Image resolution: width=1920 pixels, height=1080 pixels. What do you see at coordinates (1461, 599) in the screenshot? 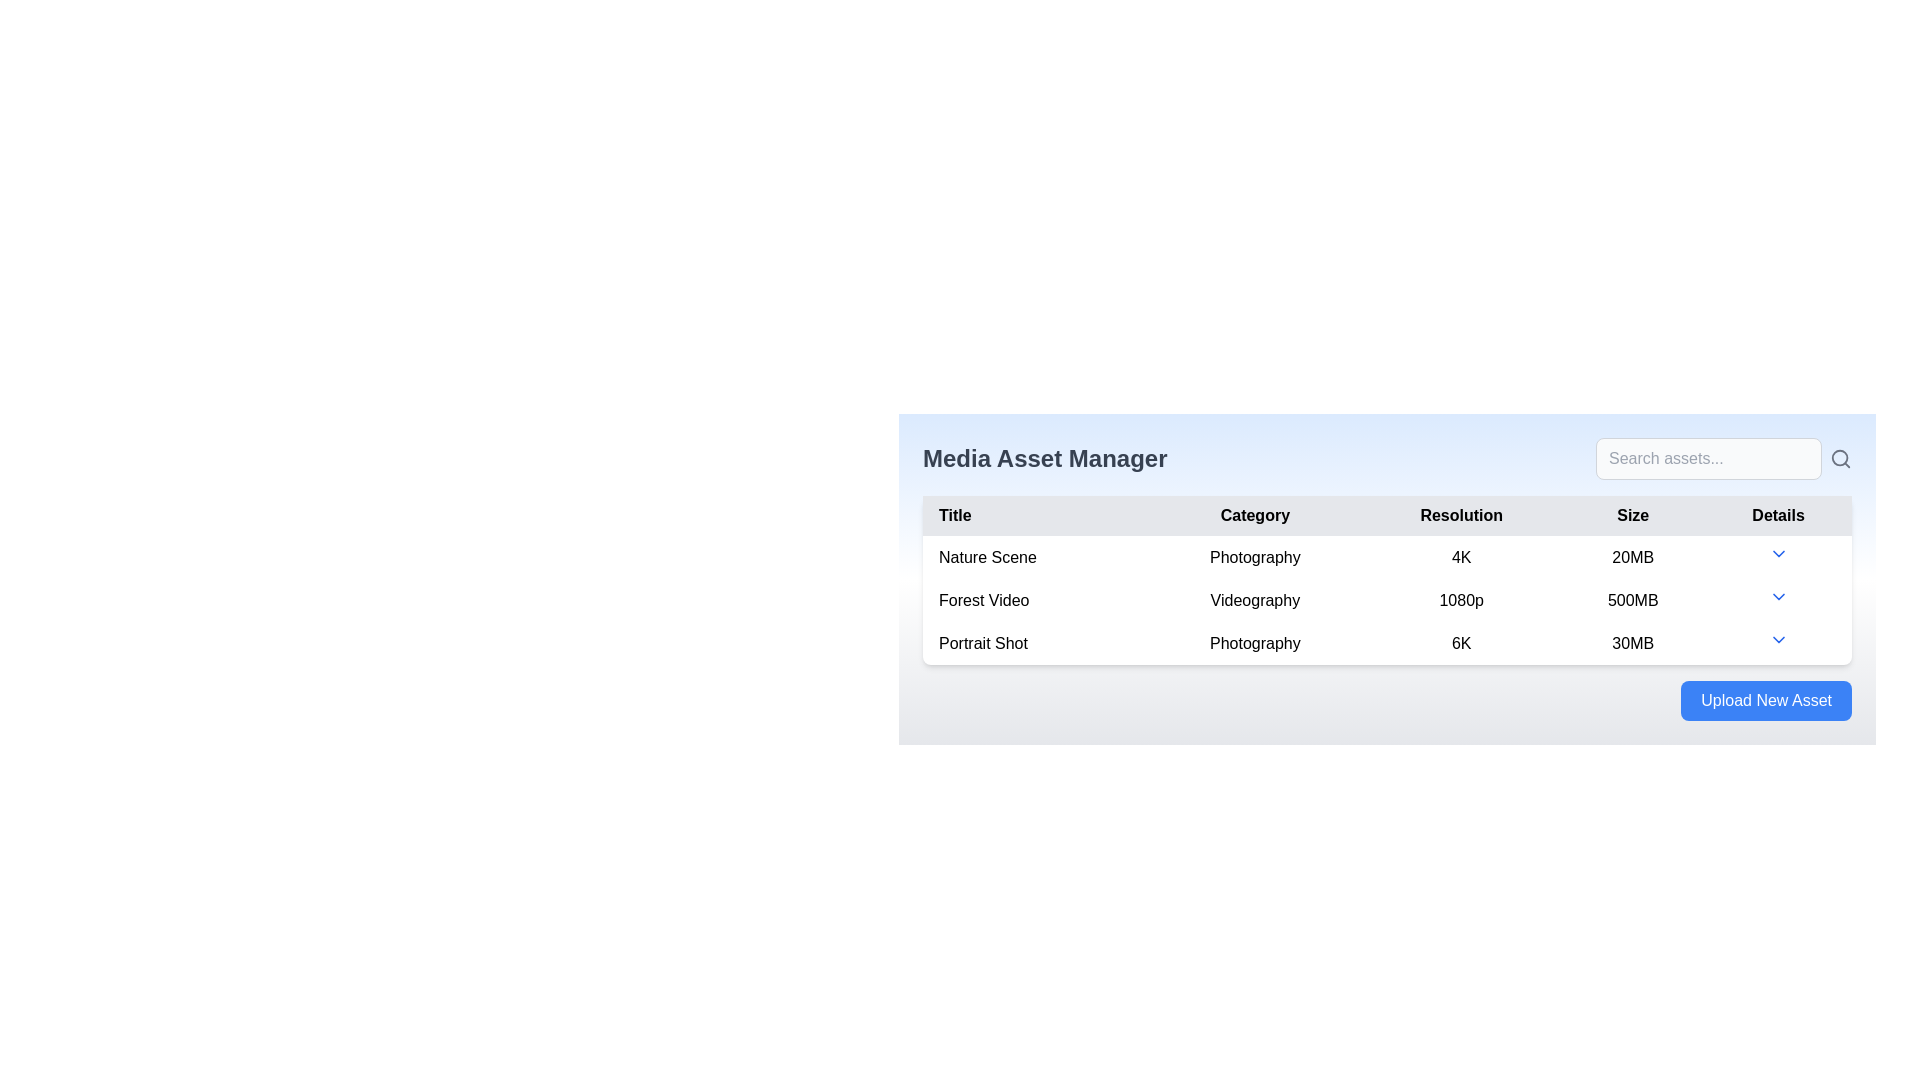
I see `the Text Label displaying '1080p' in the second row of the table under the 'Resolution' column, associated with the 'Forest Video' entry` at bounding box center [1461, 599].